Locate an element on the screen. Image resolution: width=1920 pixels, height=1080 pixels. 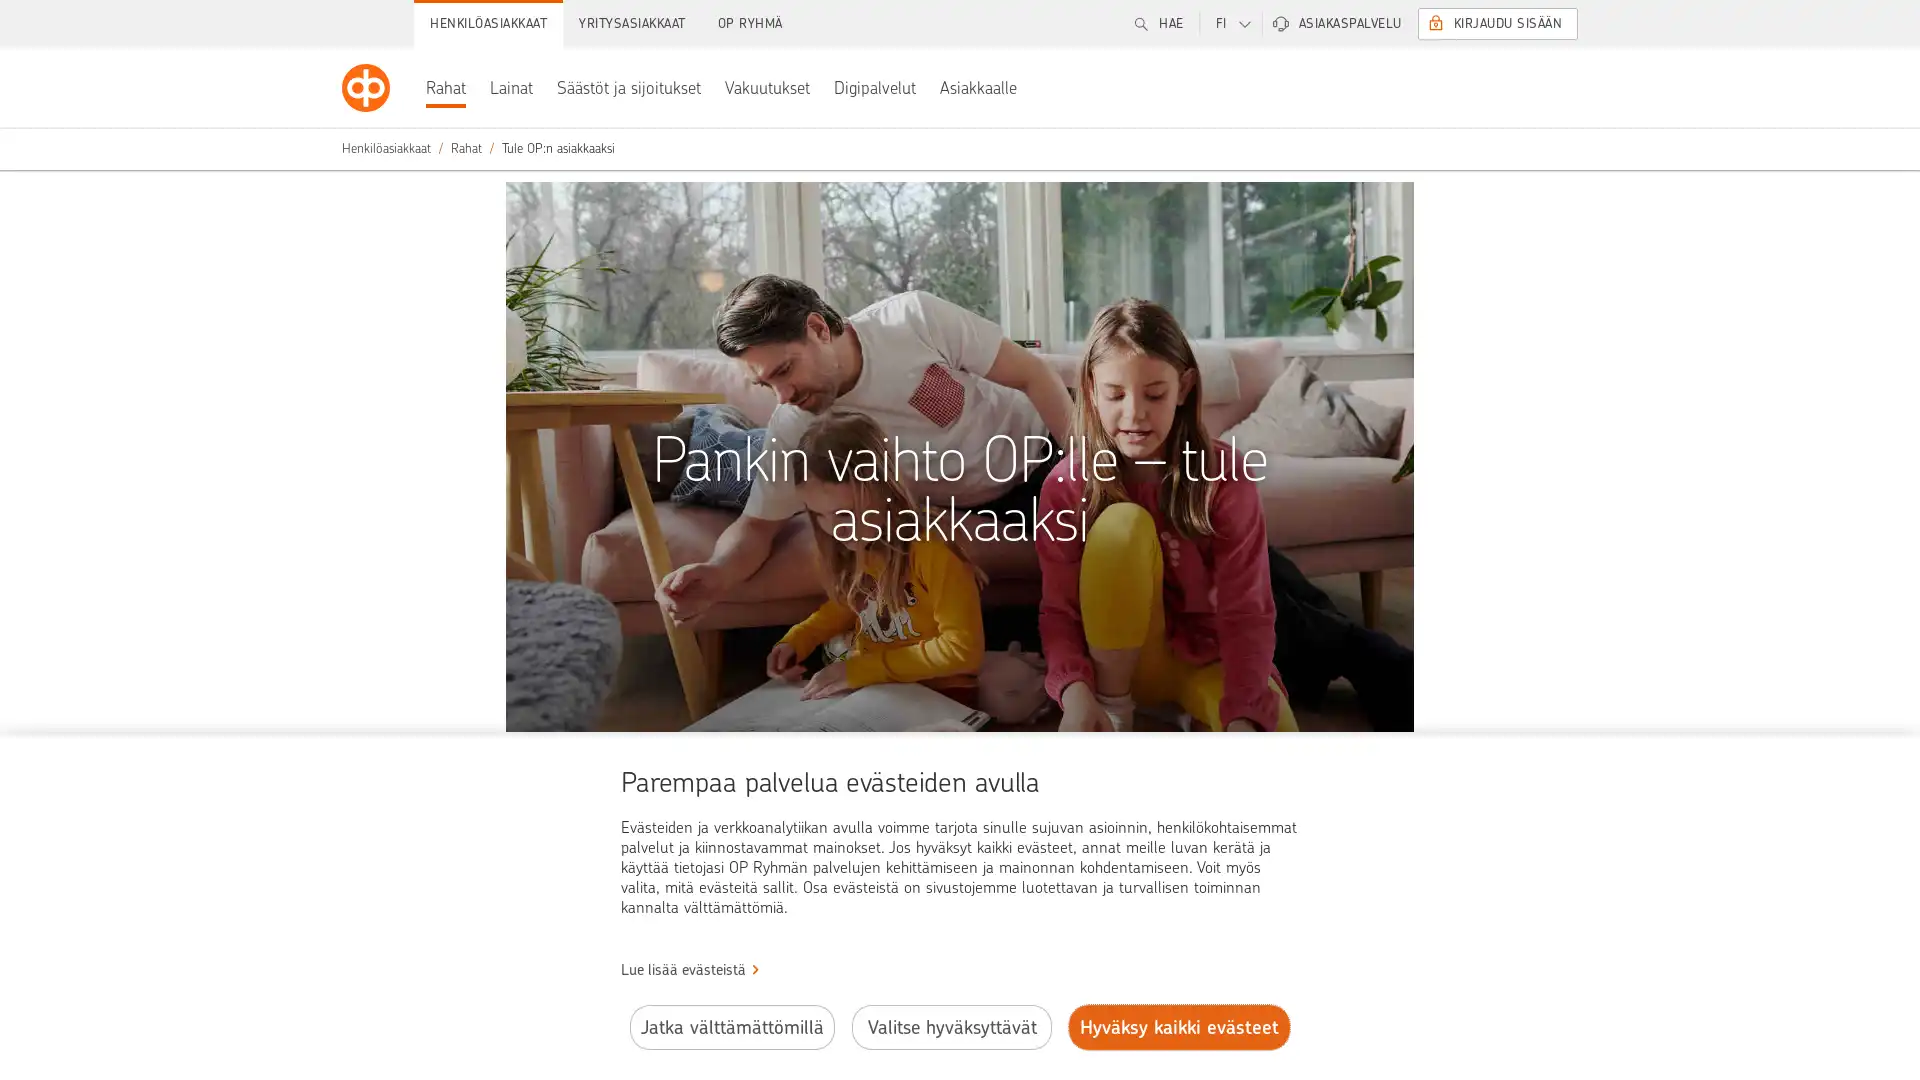
Jatka valttamattomilla evasteilla. is located at coordinates (730, 1027).